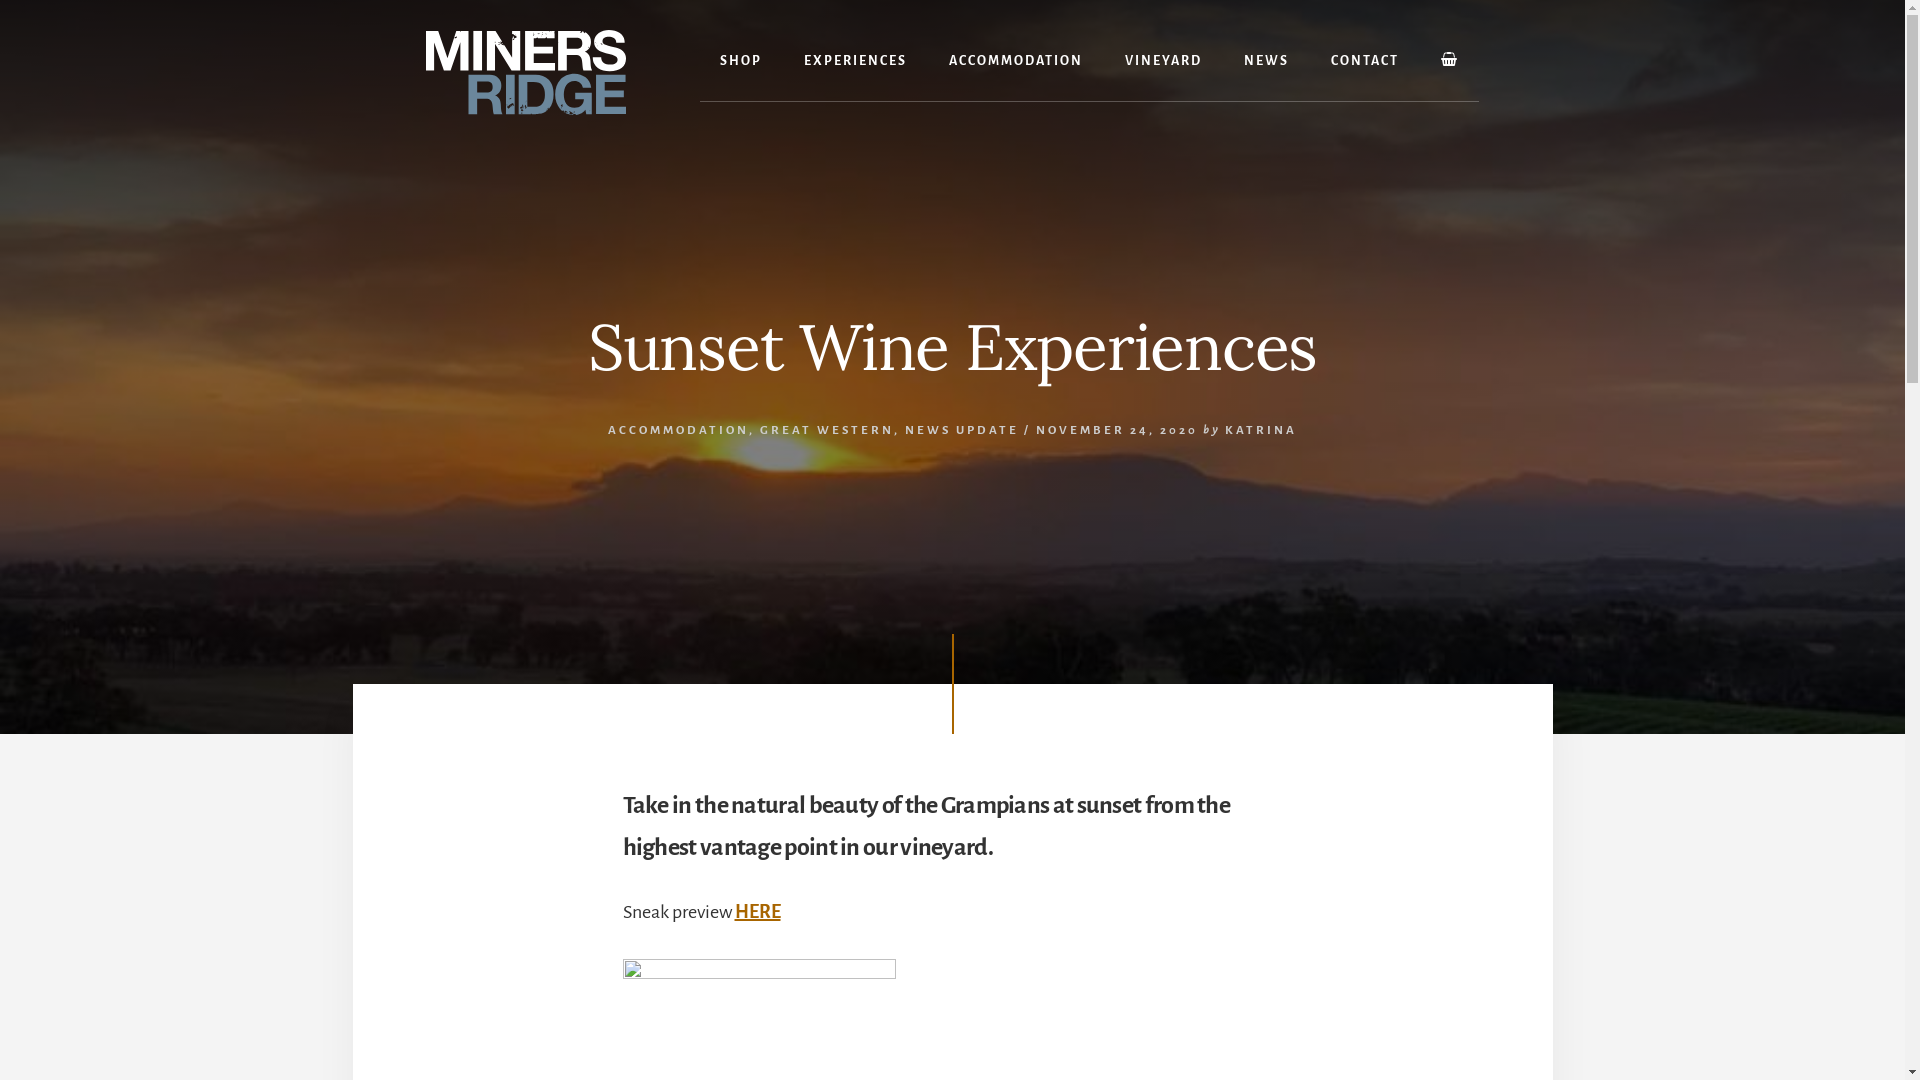  I want to click on 'EXPERIENCES', so click(782, 60).